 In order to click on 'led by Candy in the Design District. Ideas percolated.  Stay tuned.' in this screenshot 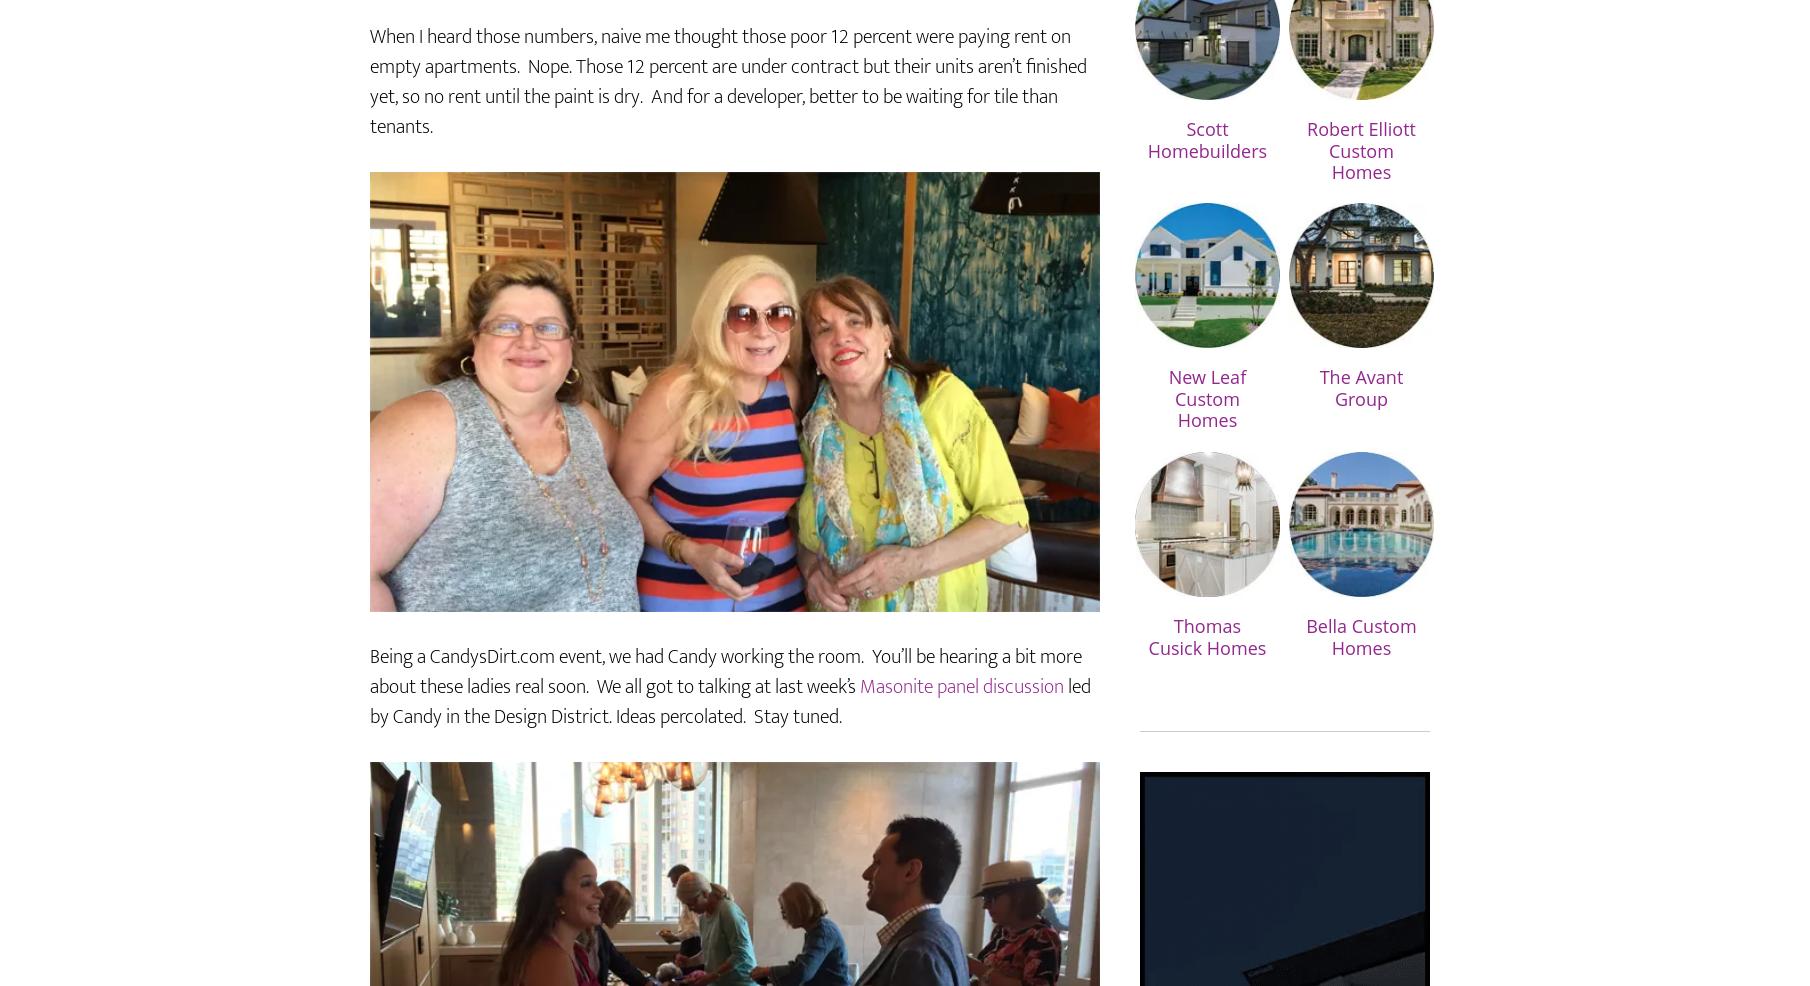, I will do `click(730, 760)`.